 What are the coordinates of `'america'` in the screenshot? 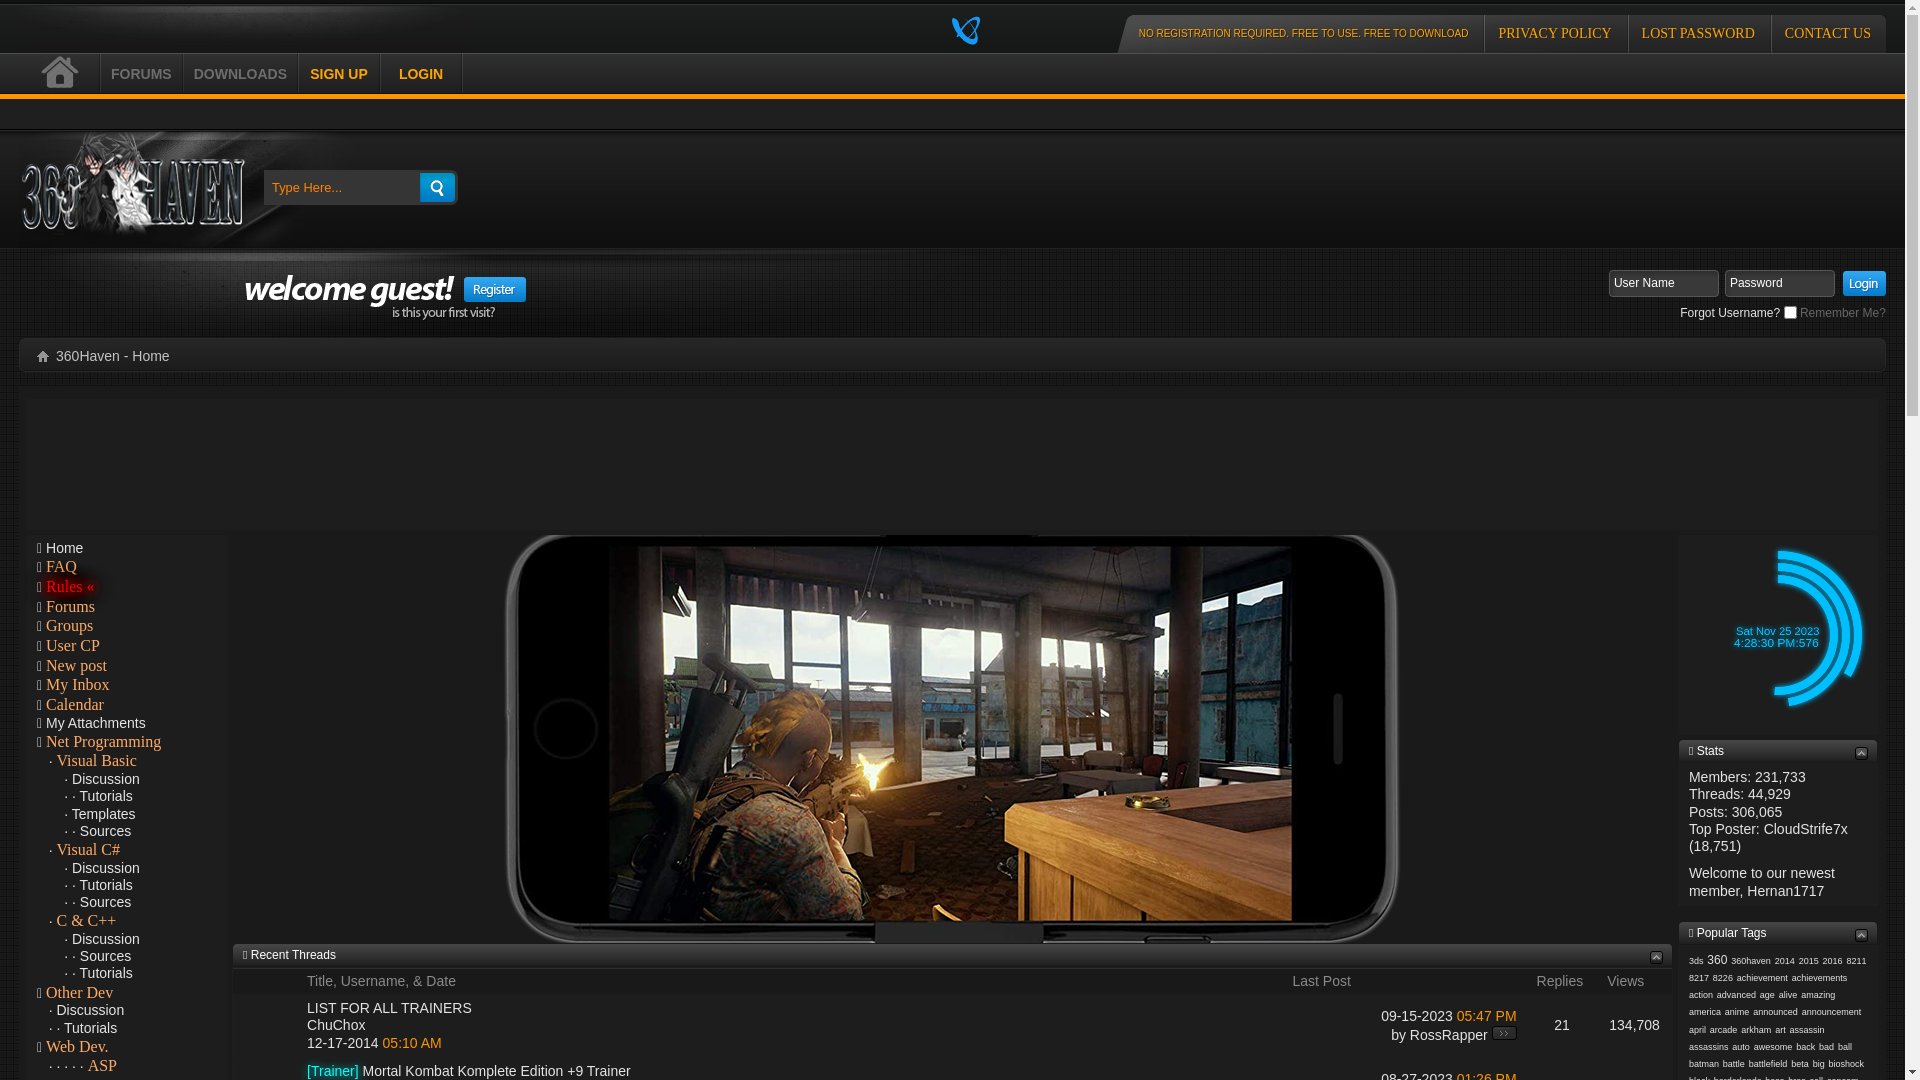 It's located at (1703, 1011).